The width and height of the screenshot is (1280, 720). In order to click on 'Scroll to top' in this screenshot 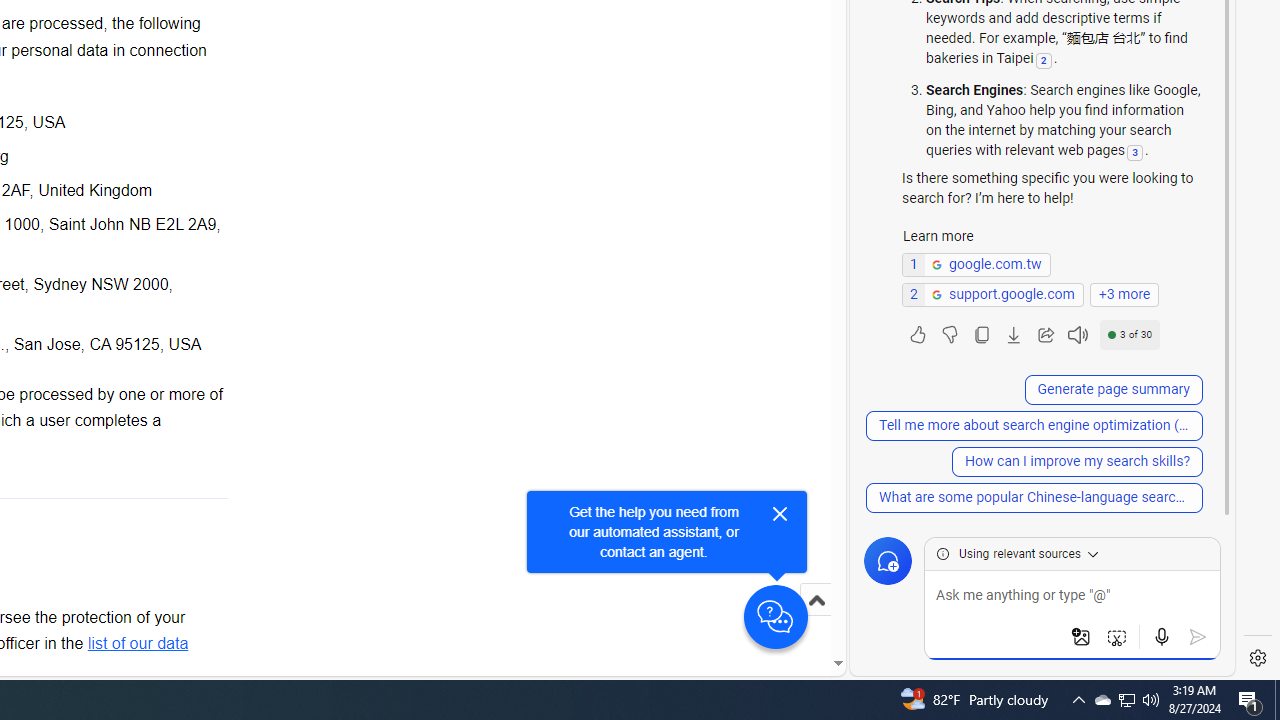, I will do `click(816, 620)`.